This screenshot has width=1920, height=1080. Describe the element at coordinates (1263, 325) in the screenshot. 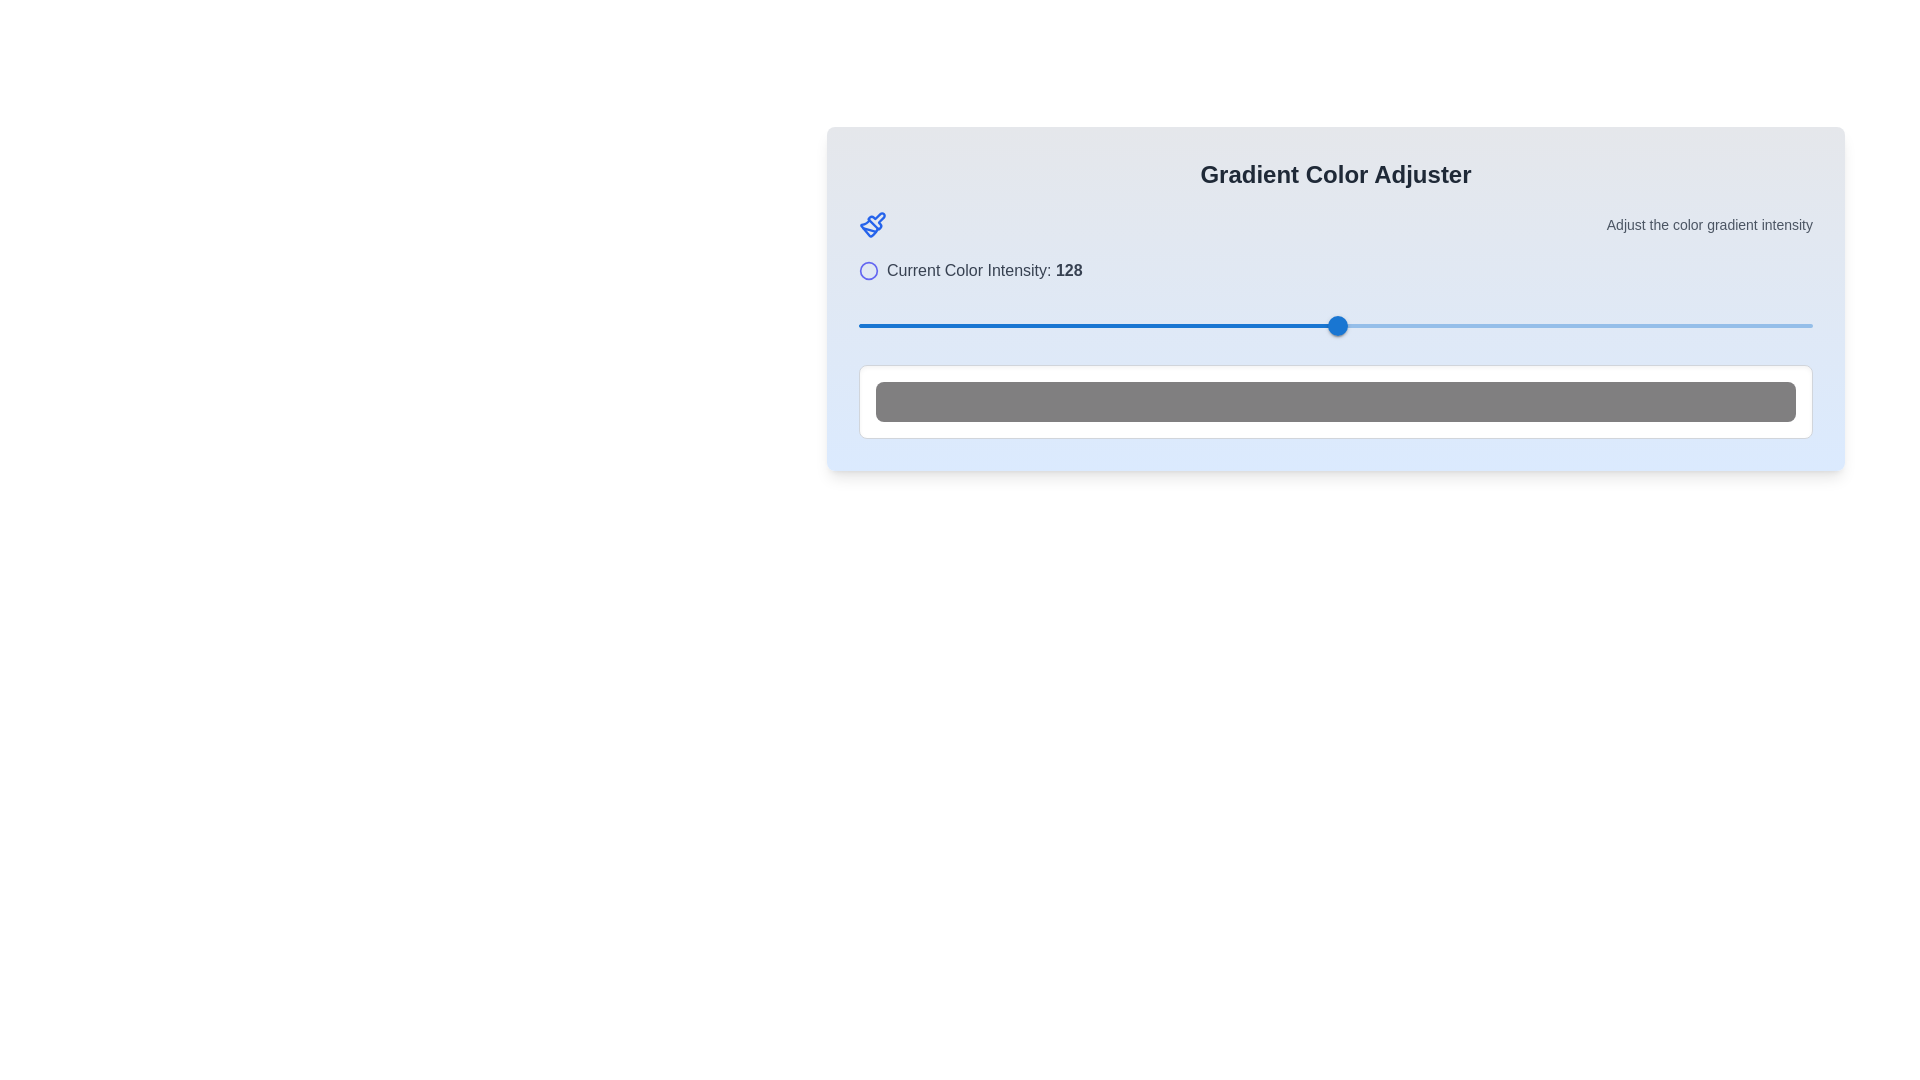

I see `the gradient color intensity` at that location.